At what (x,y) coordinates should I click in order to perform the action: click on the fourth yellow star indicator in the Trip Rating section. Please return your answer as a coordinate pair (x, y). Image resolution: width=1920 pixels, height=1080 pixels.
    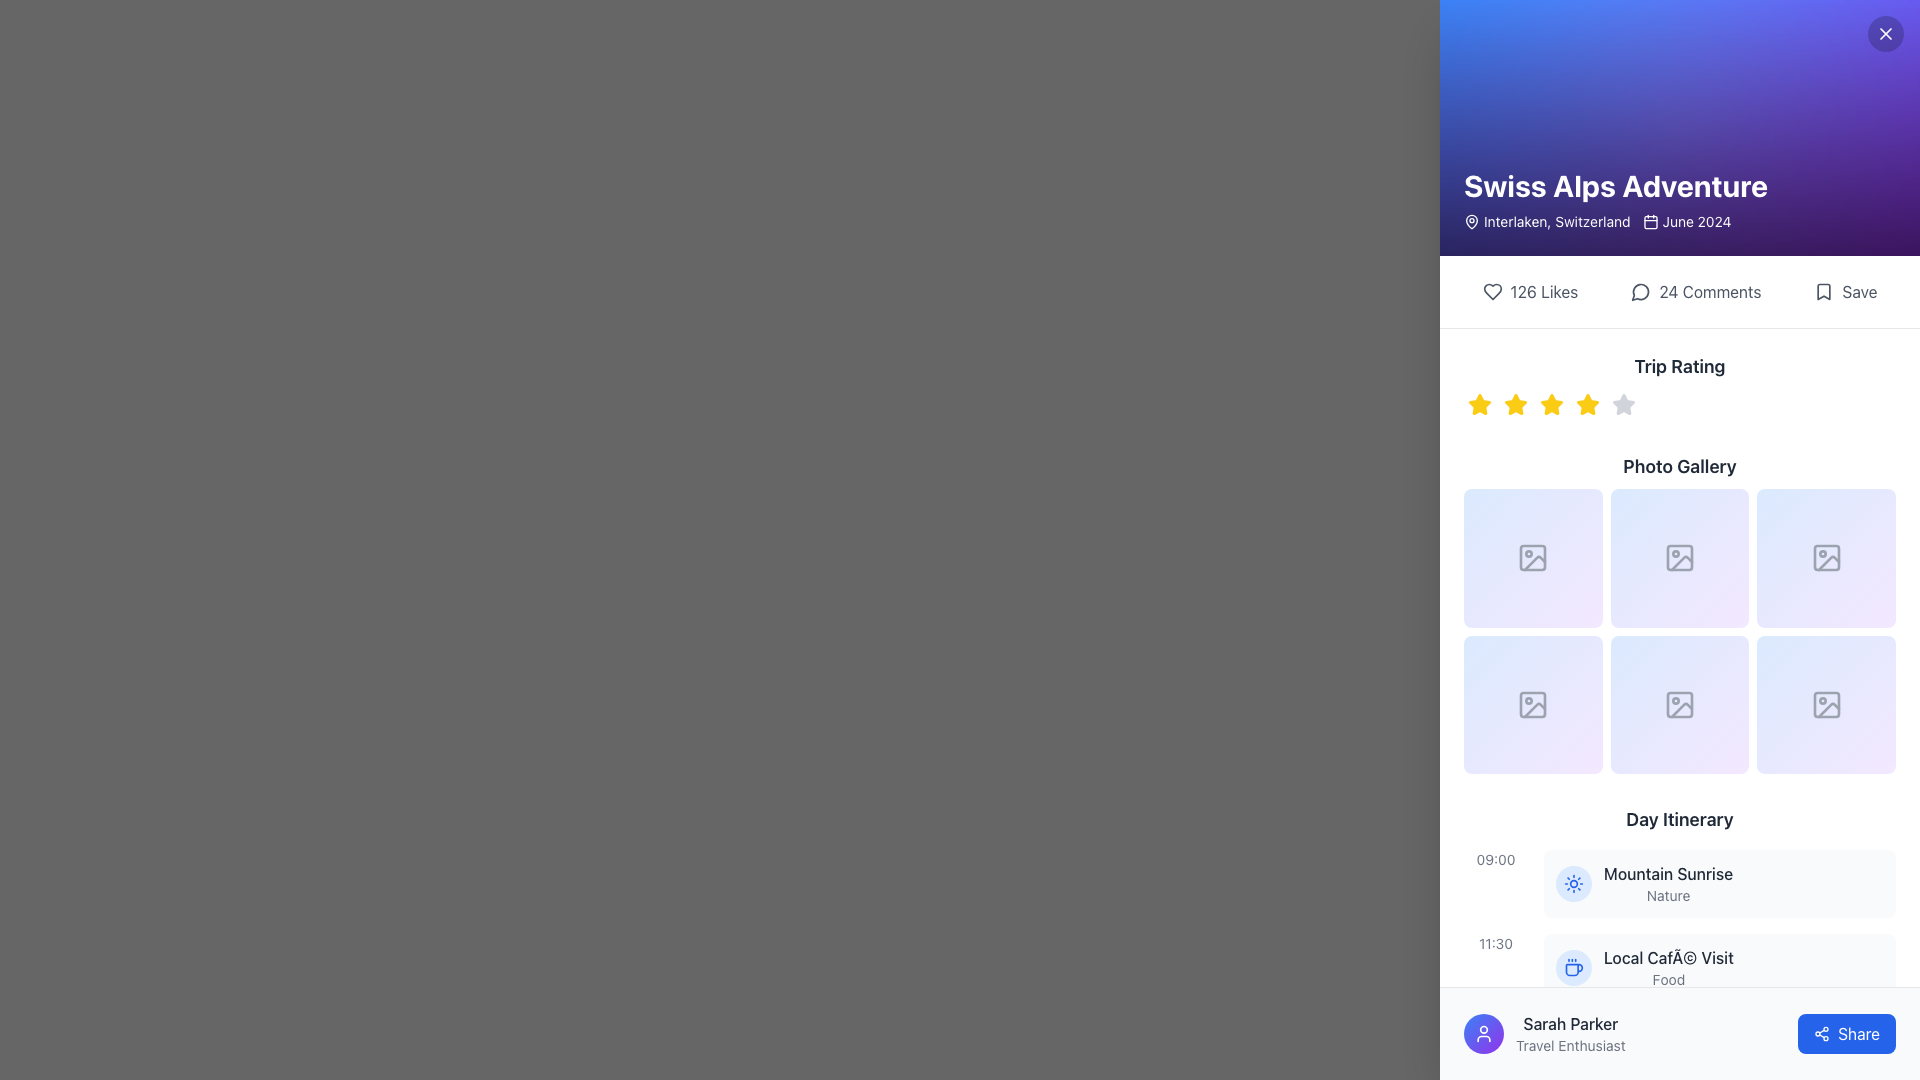
    Looking at the image, I should click on (1587, 405).